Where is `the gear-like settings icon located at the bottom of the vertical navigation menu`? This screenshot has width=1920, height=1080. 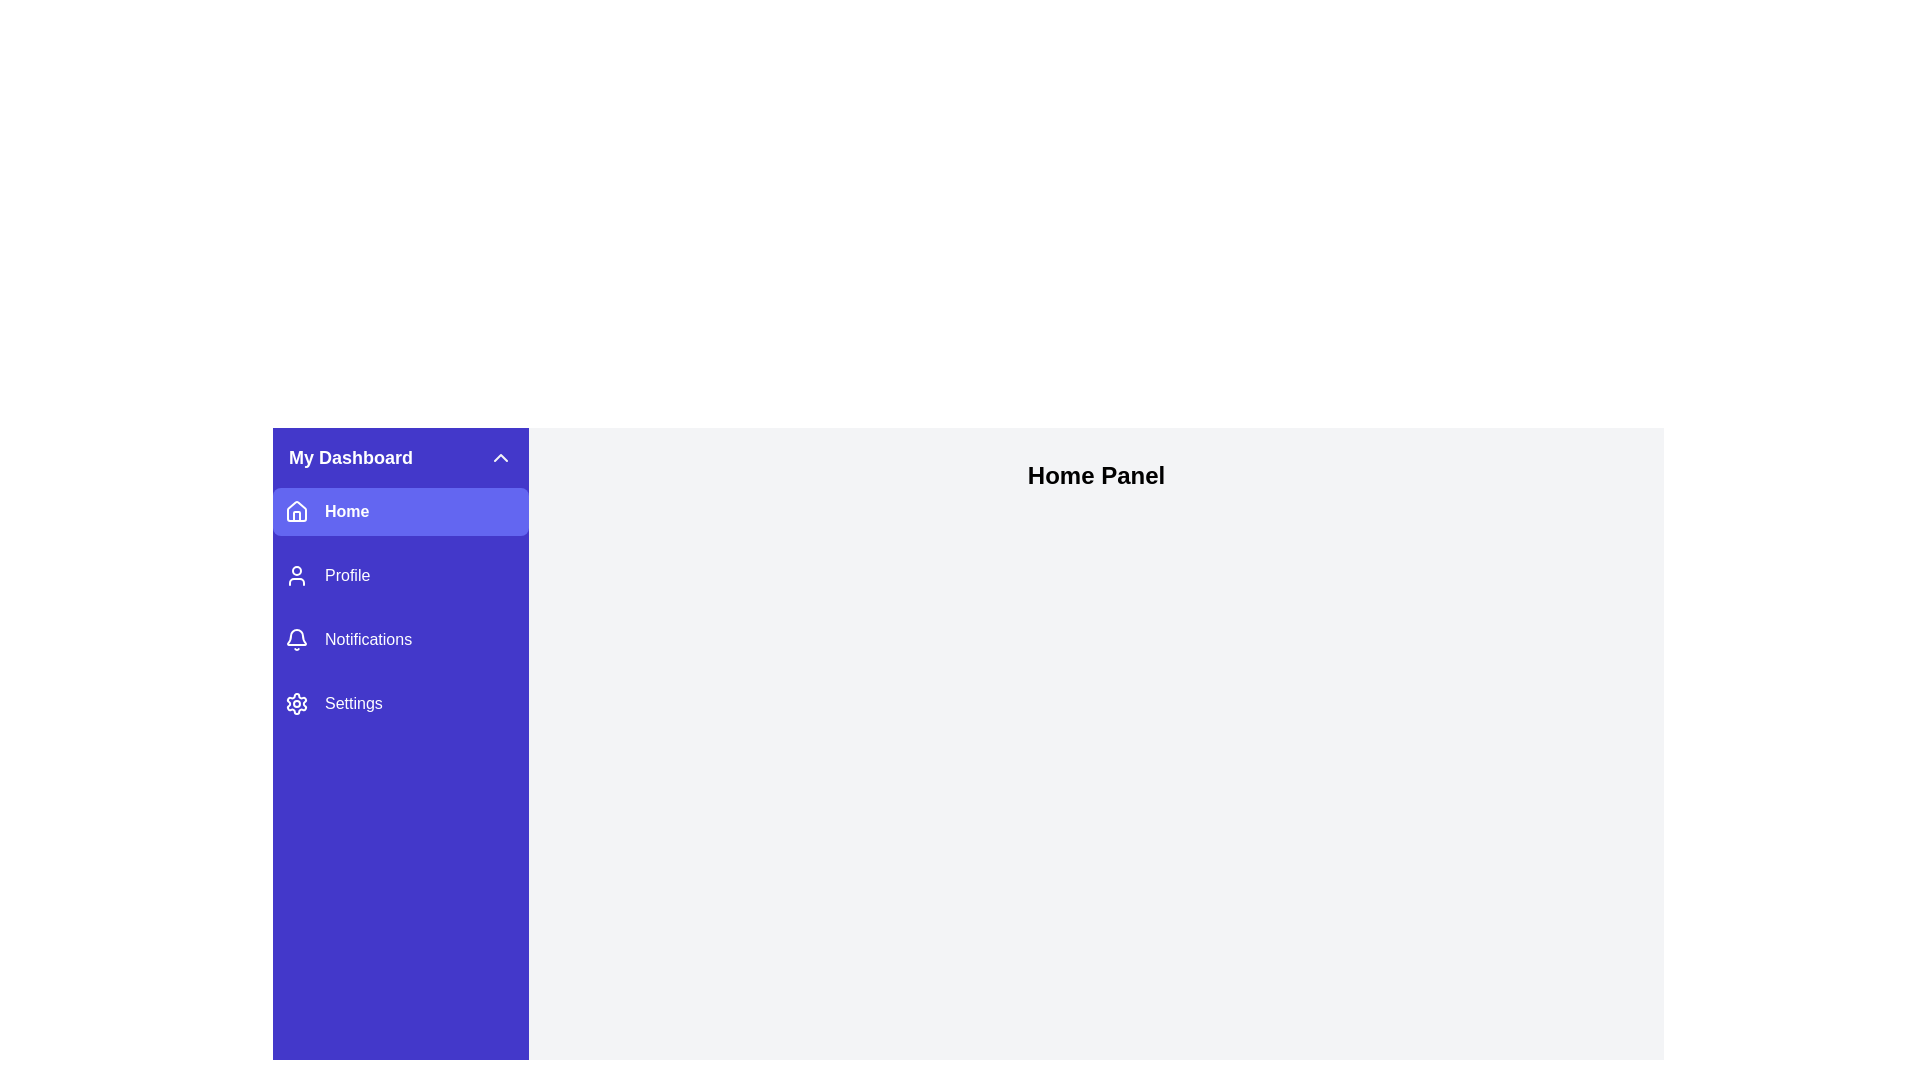
the gear-like settings icon located at the bottom of the vertical navigation menu is located at coordinates (296, 703).